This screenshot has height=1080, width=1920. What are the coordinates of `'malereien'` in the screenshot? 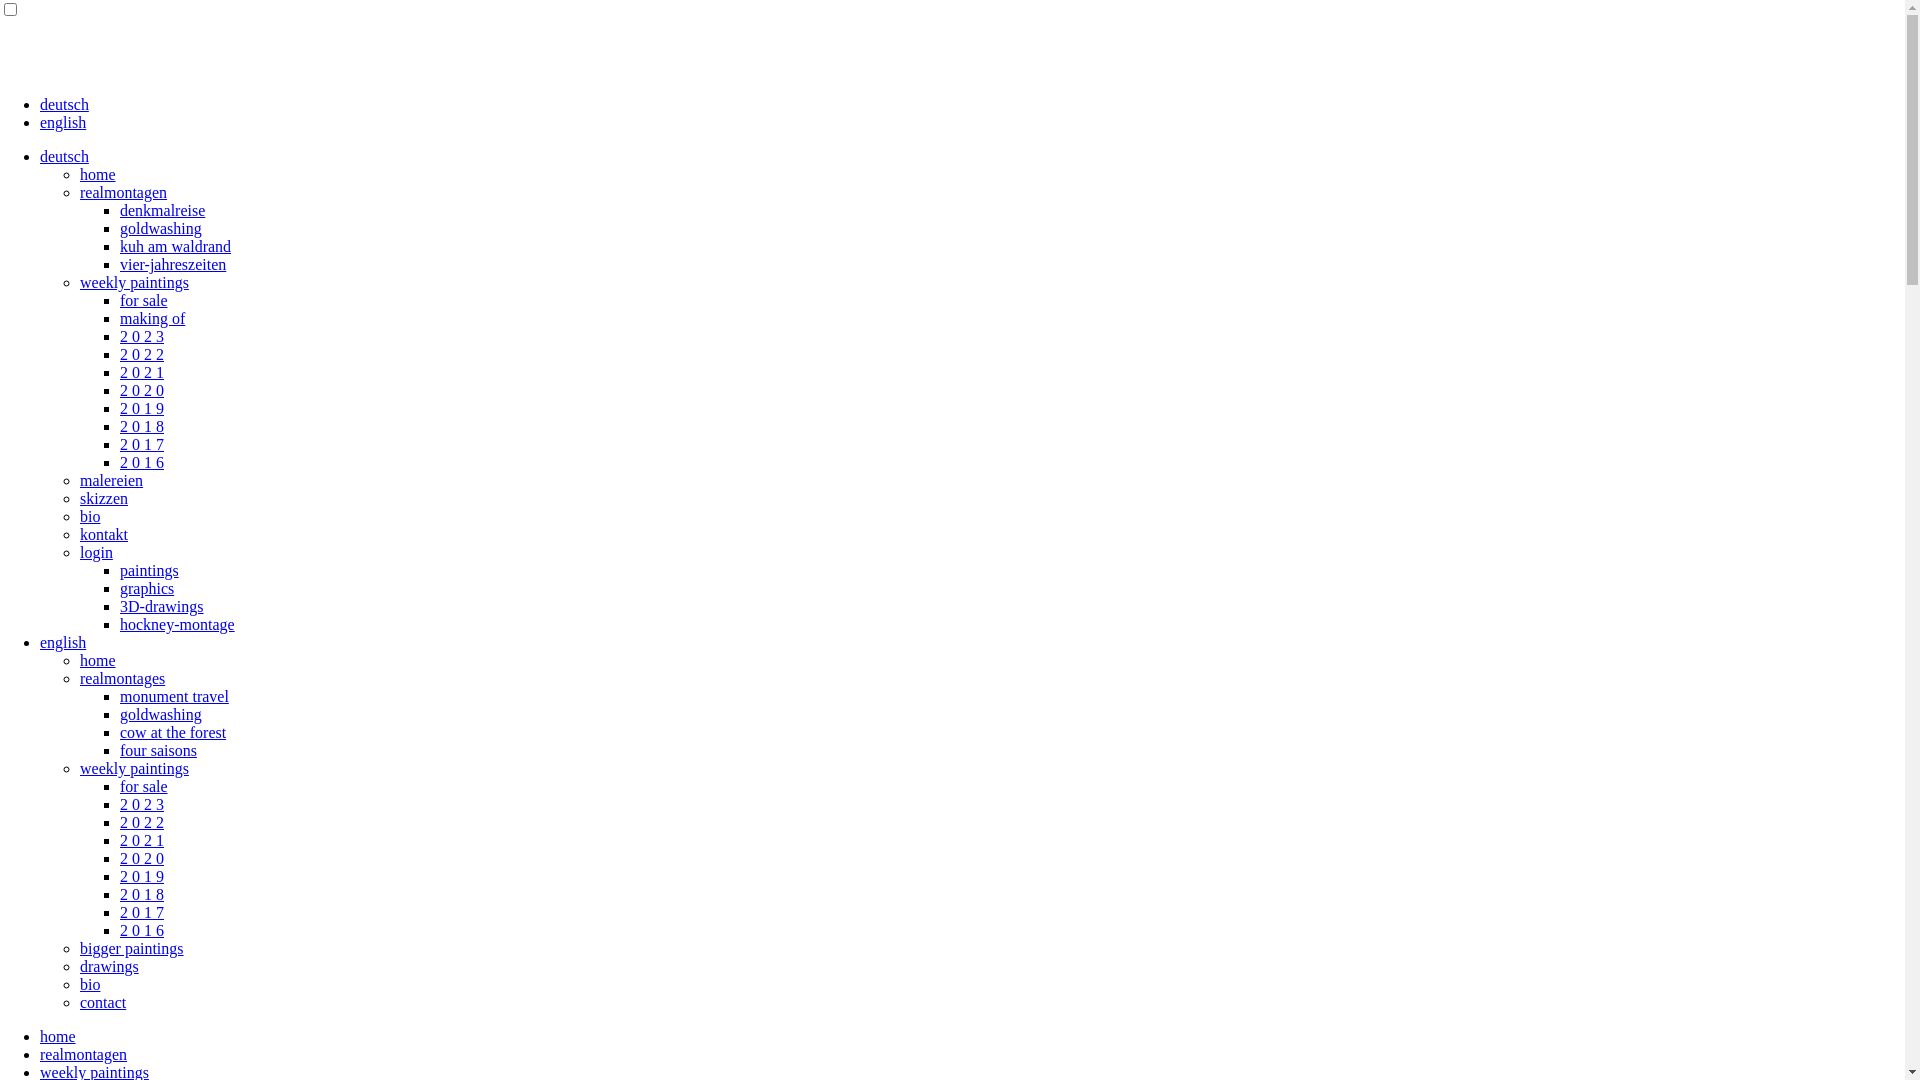 It's located at (110, 480).